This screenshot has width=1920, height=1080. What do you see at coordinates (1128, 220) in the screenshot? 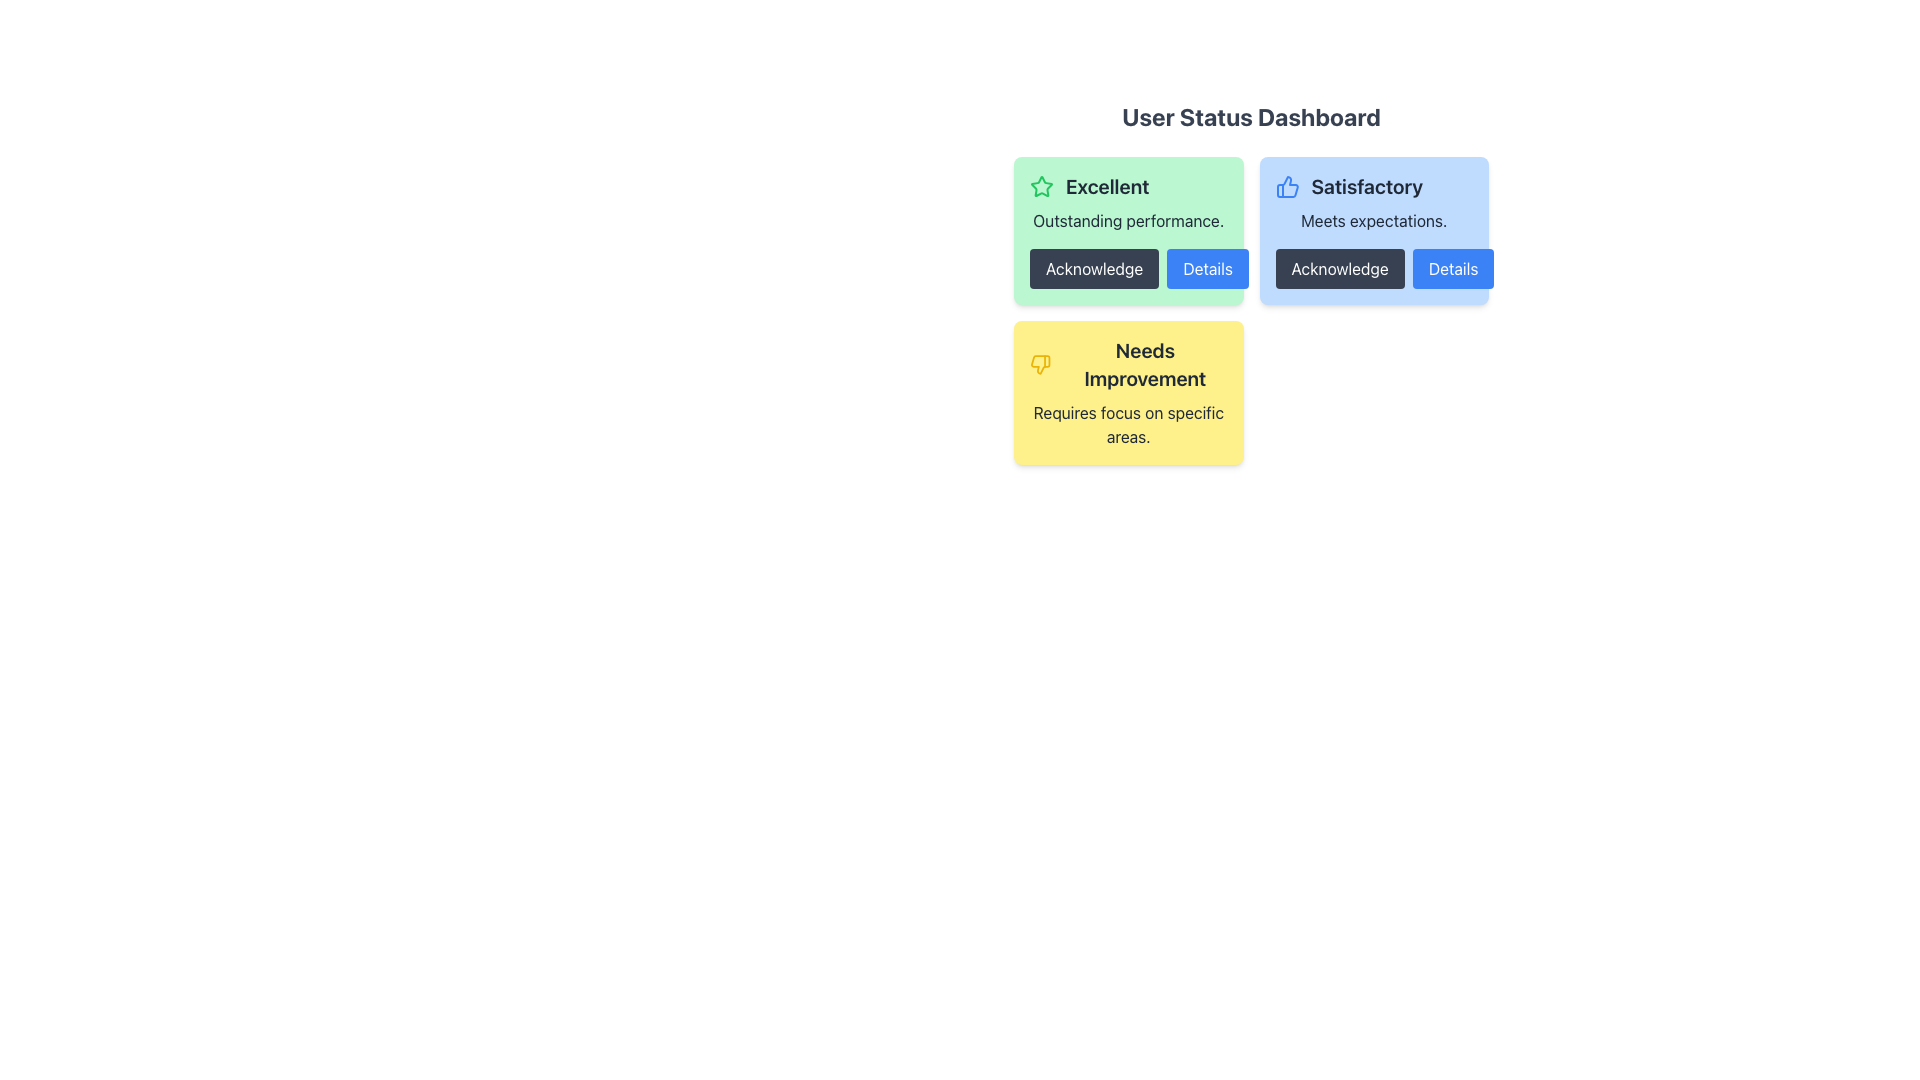
I see `static text element located in the 'Excellent' section of the User Status Dashboard, positioned below the title 'Excellent' and above the action buttons 'Acknowledge' and 'Details'` at bounding box center [1128, 220].